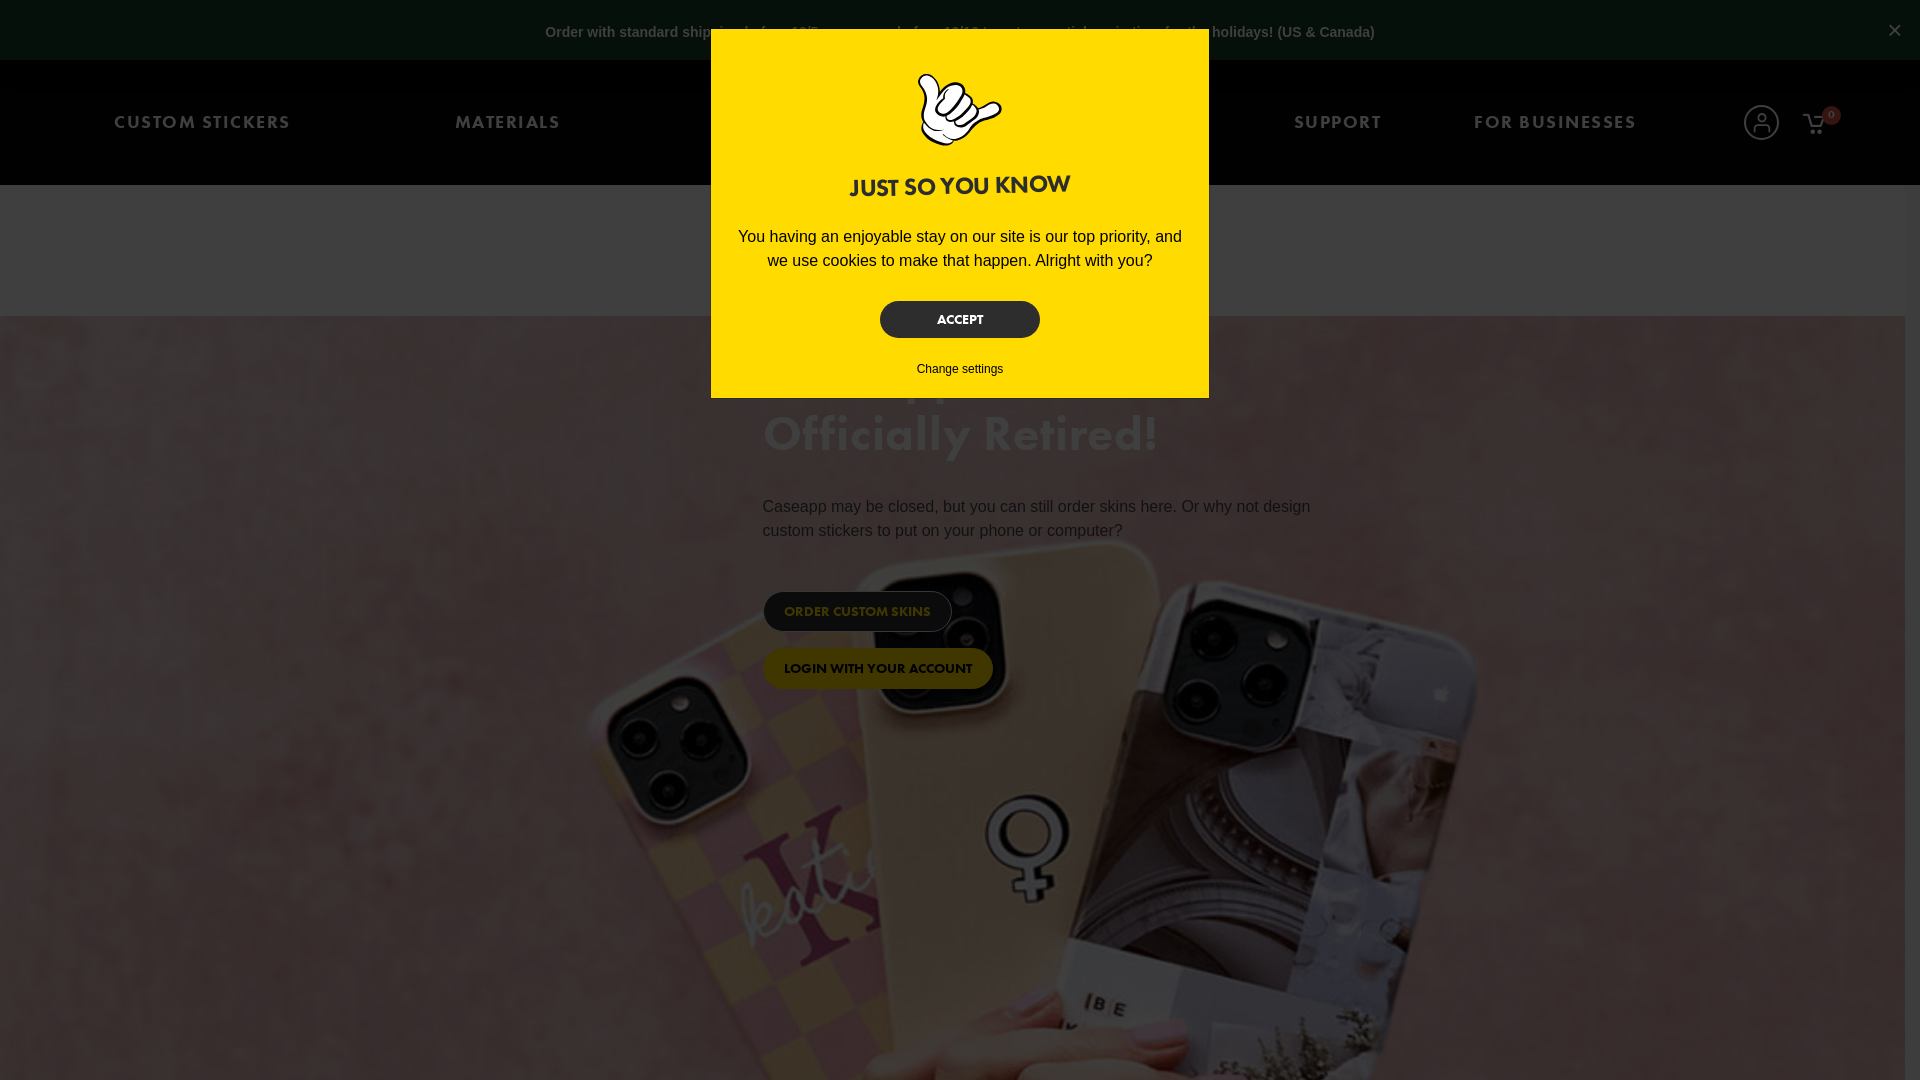 Image resolution: width=1920 pixels, height=1080 pixels. What do you see at coordinates (960, 369) in the screenshot?
I see `'Change settings'` at bounding box center [960, 369].